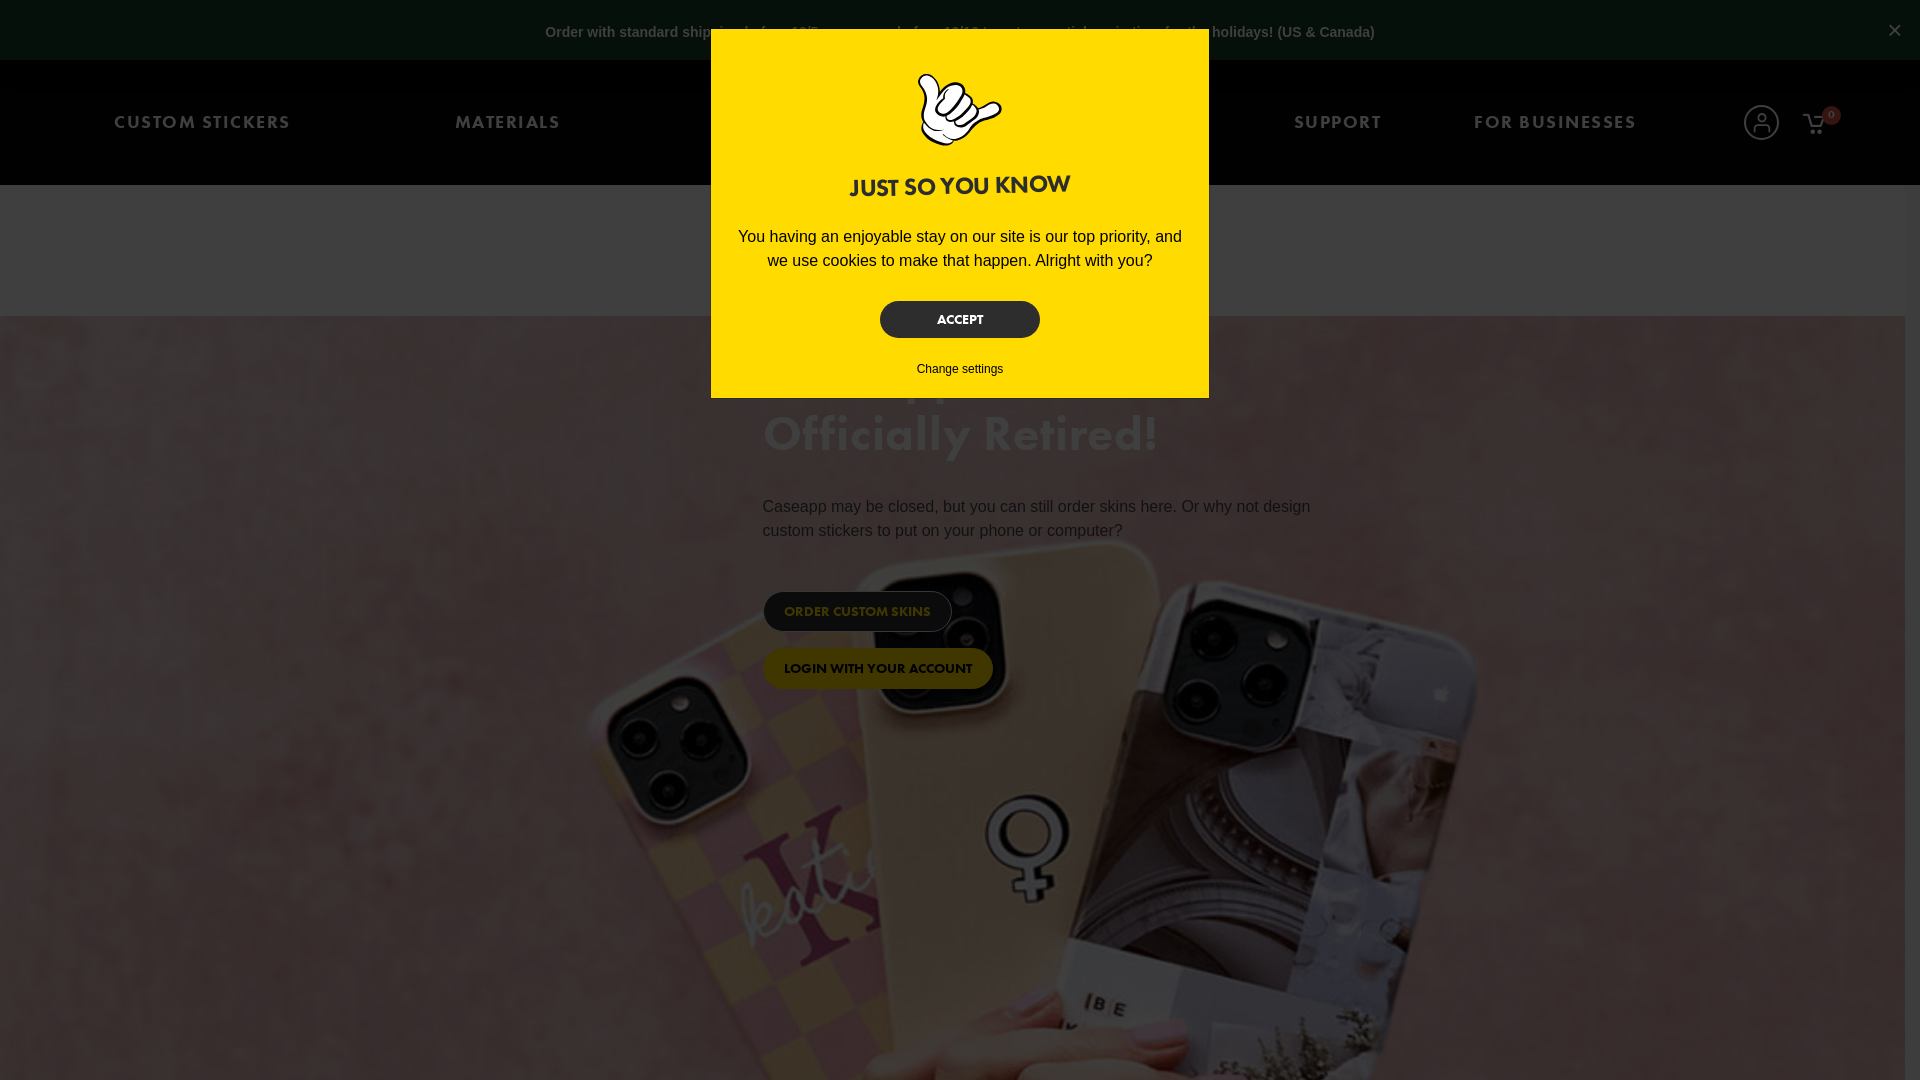 Image resolution: width=1920 pixels, height=1080 pixels. What do you see at coordinates (960, 369) in the screenshot?
I see `'Change settings'` at bounding box center [960, 369].